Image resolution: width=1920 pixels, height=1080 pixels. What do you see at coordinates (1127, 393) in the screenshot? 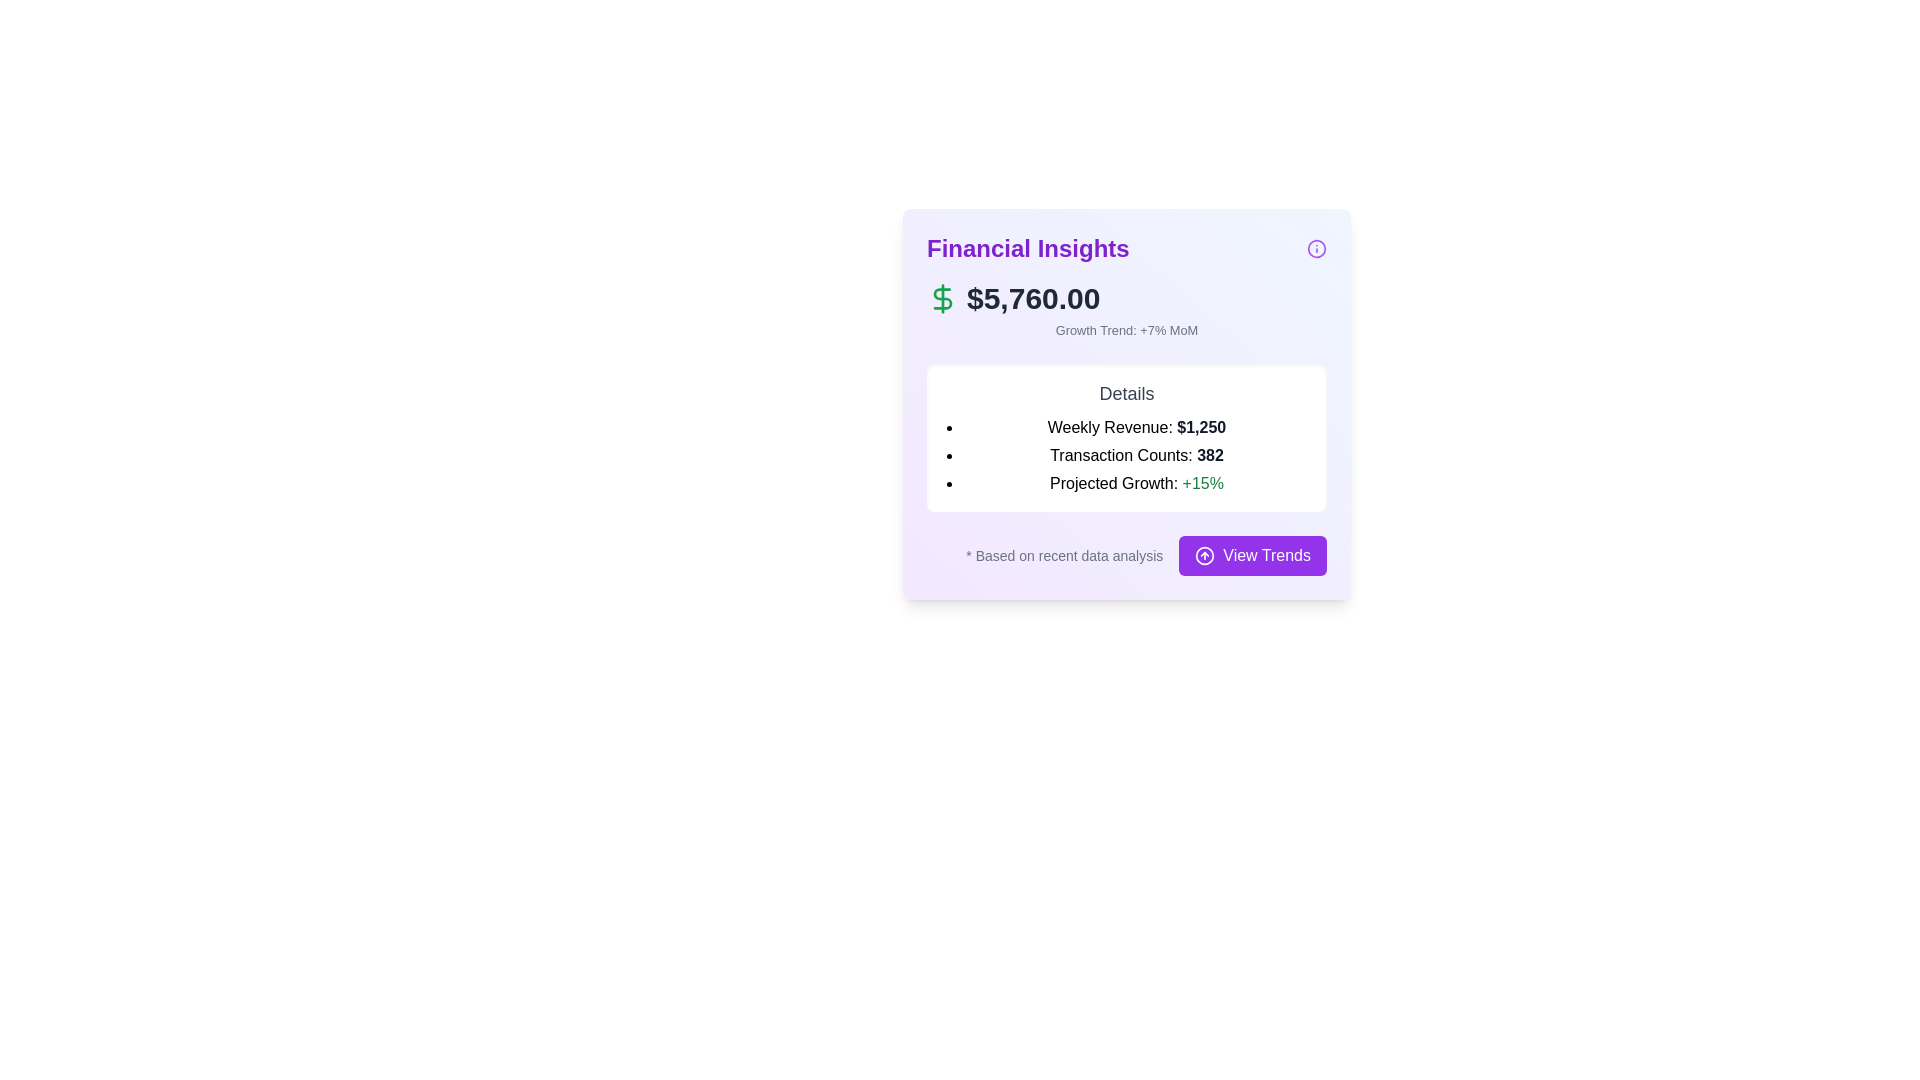
I see `the 'Details' text label, which is styled with a larger font size, medium font weight, and gray color, located in the top section of the white rounded box containing financial details` at bounding box center [1127, 393].